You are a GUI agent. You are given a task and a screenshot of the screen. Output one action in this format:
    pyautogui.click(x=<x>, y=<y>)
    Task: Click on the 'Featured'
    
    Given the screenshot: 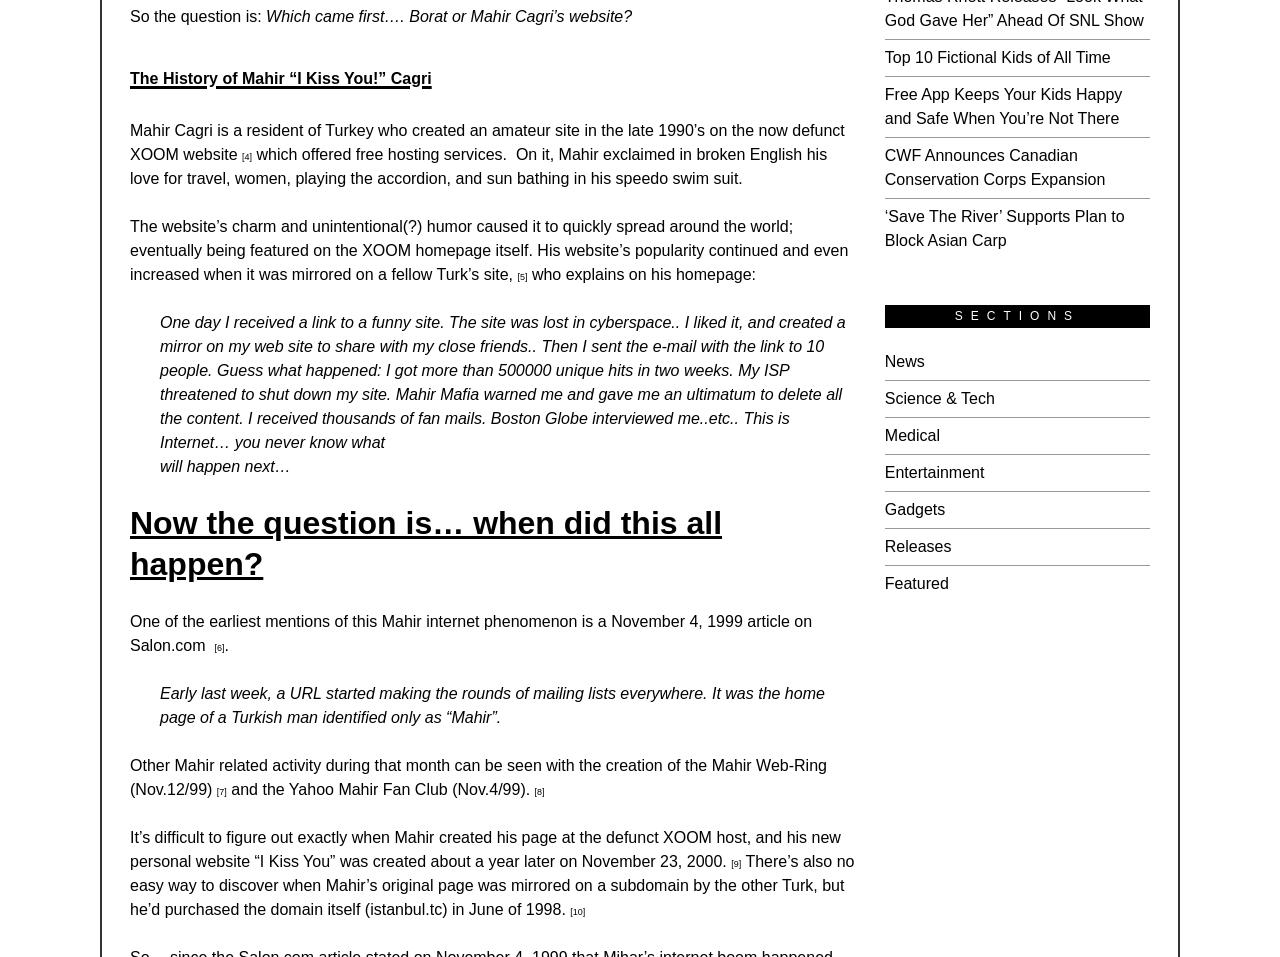 What is the action you would take?
    pyautogui.click(x=914, y=582)
    